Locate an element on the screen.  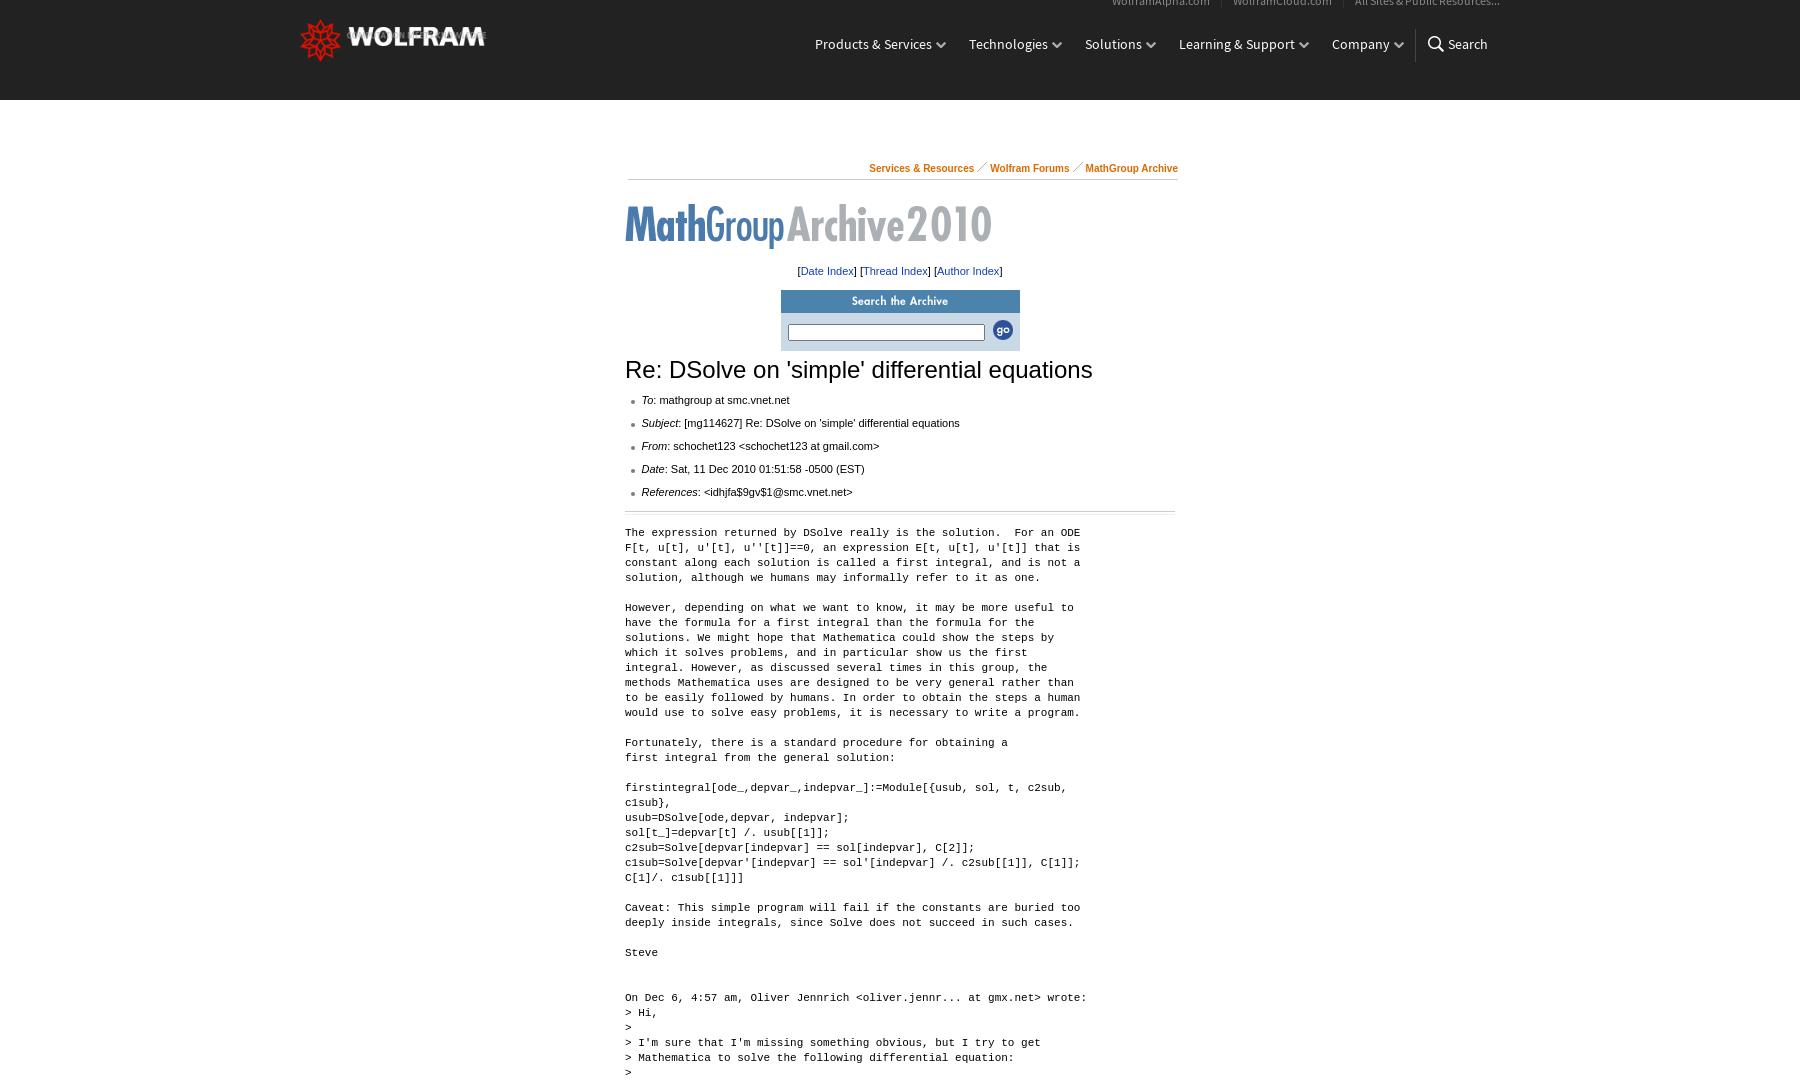
': Sat, 11 Dec 2010 01:51:58 -0500 (EST)' is located at coordinates (762, 468).